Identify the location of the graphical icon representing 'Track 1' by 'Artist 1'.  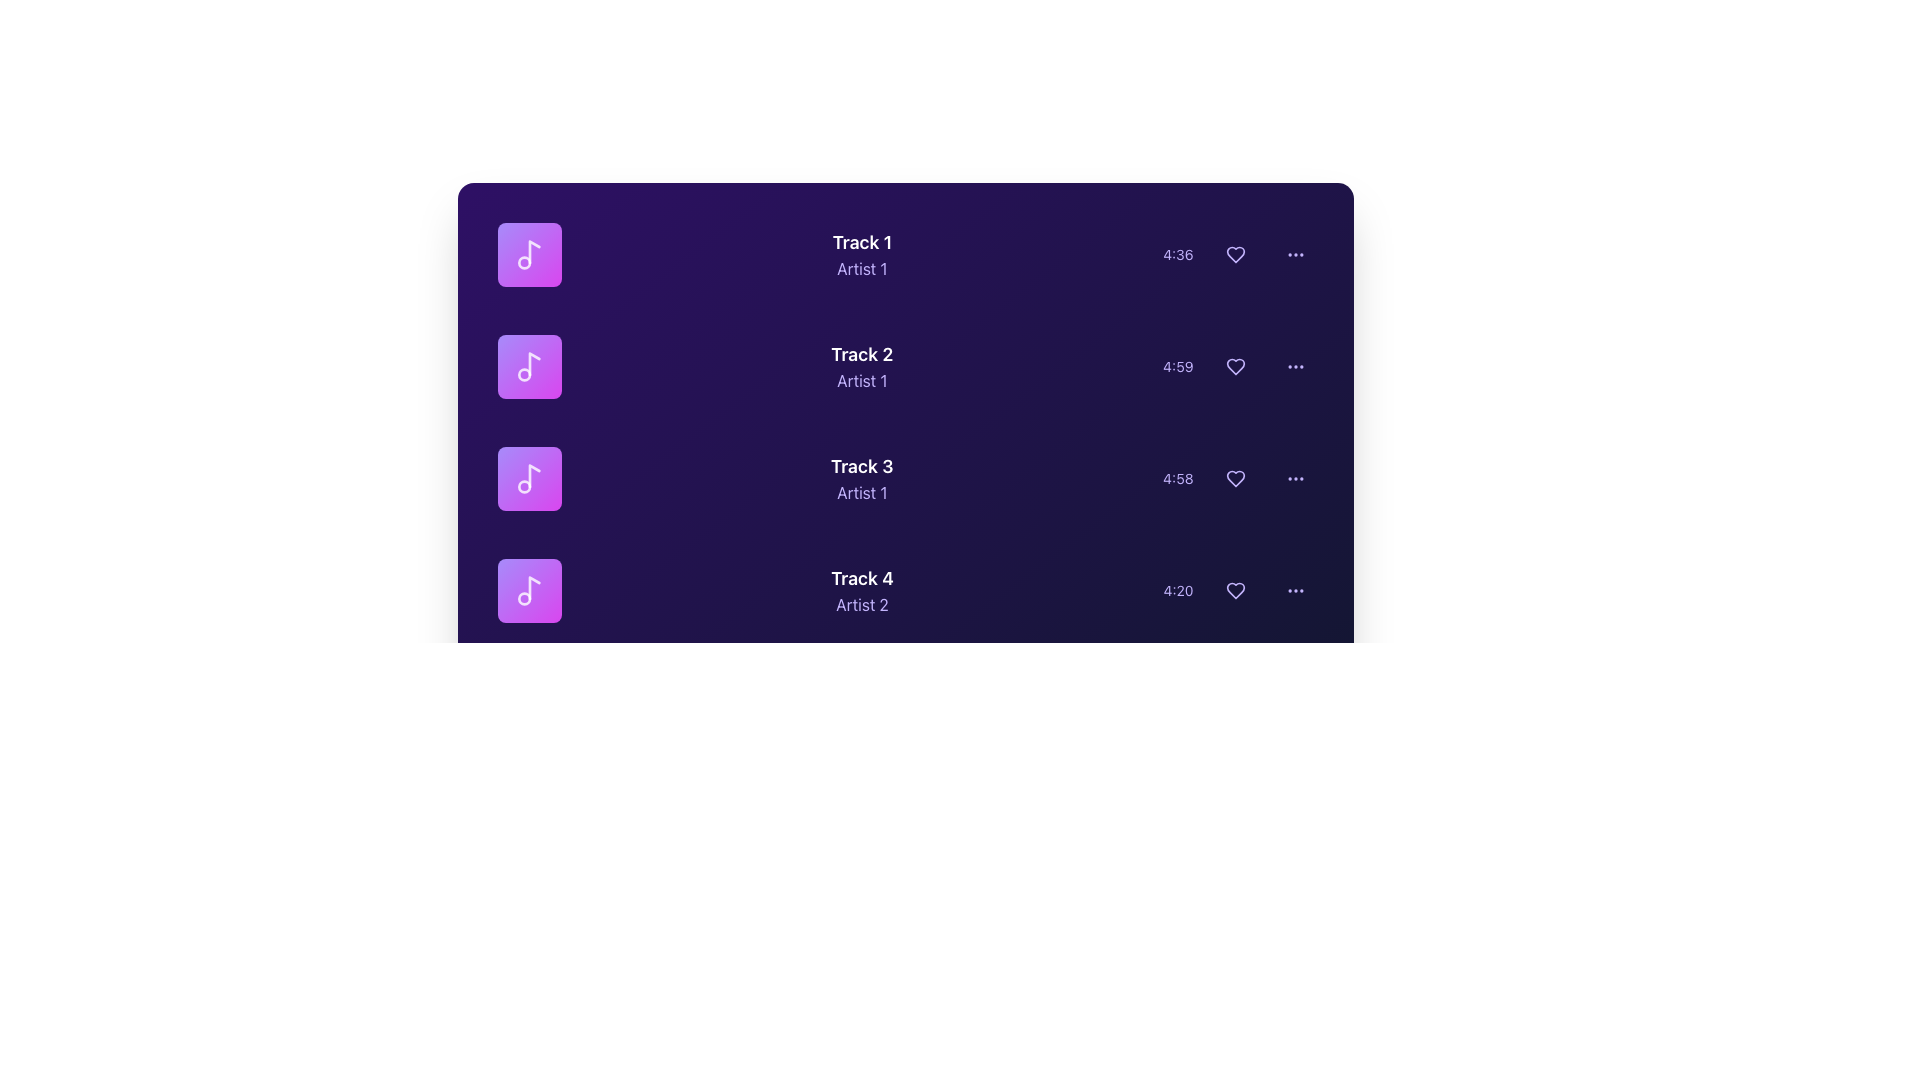
(529, 253).